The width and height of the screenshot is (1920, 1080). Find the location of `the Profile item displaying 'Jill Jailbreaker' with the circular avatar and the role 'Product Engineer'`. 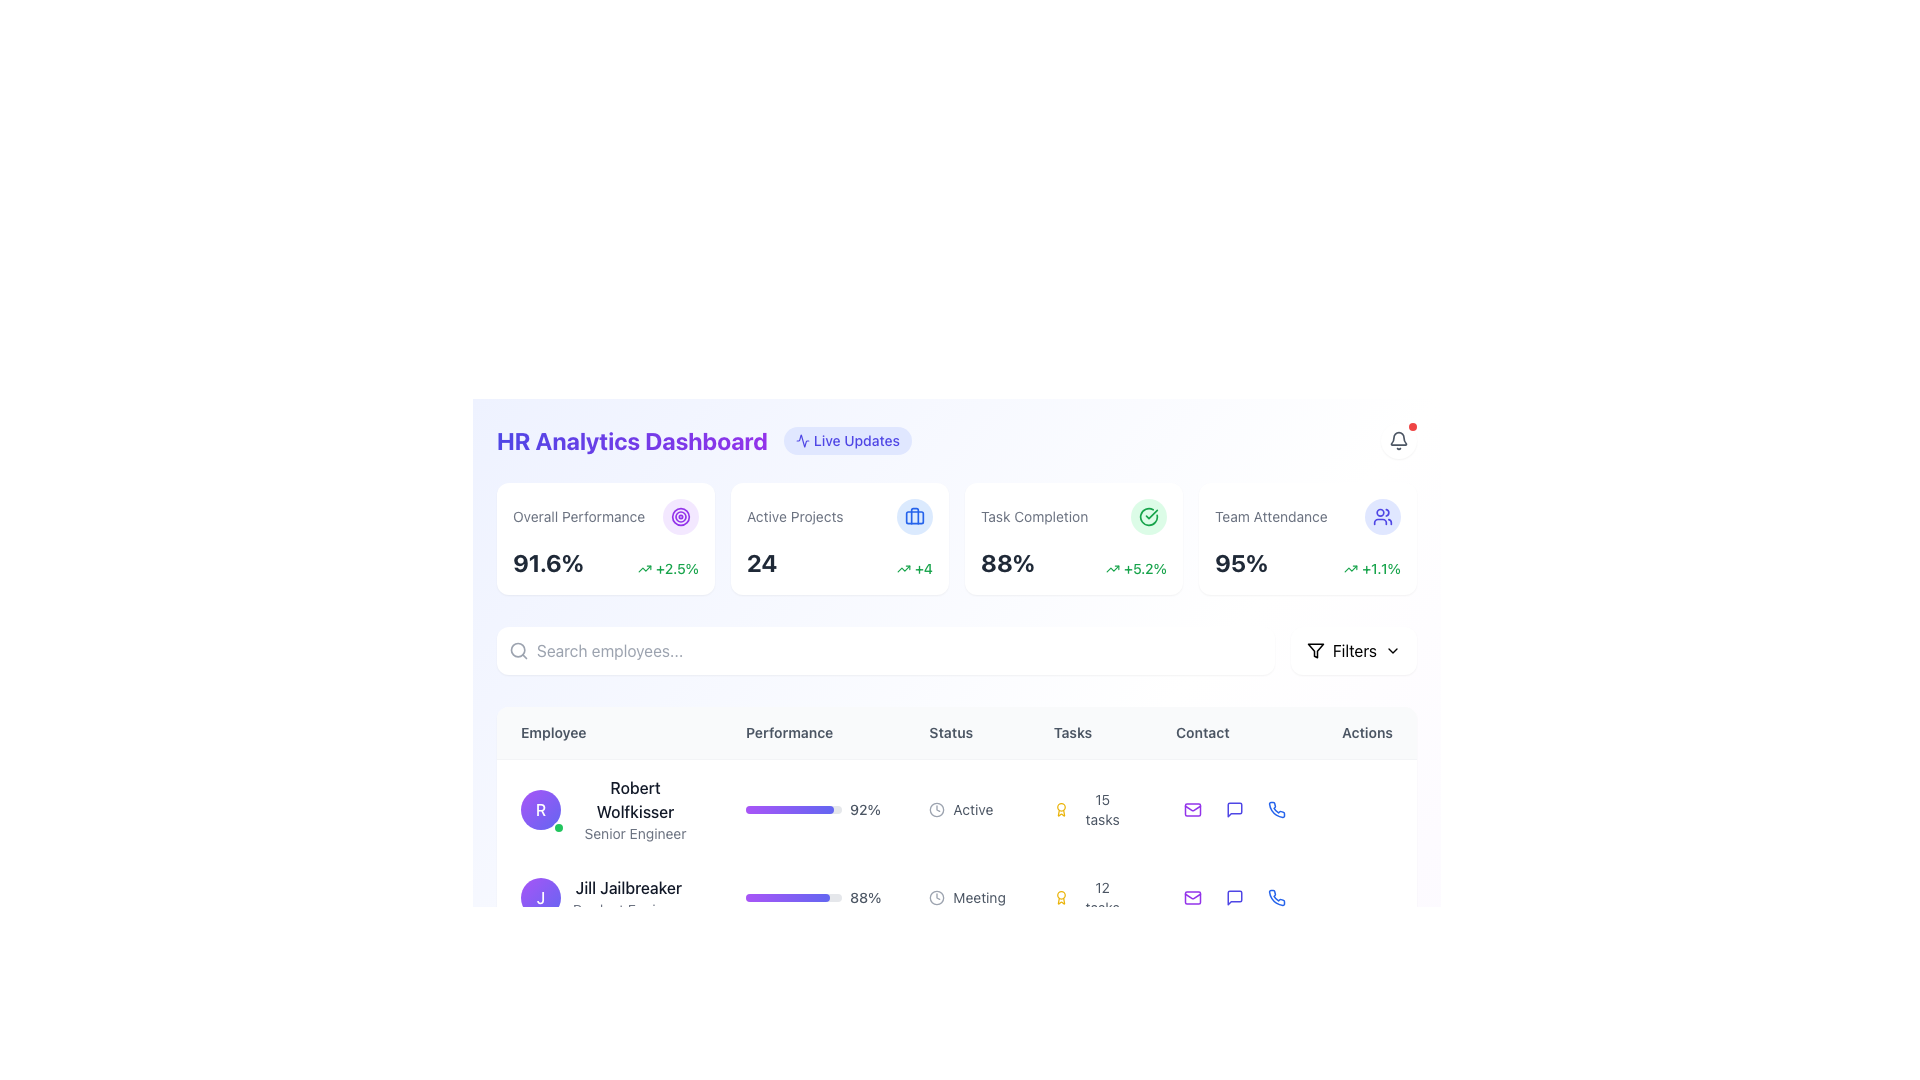

the Profile item displaying 'Jill Jailbreaker' with the circular avatar and the role 'Product Engineer' is located at coordinates (608, 897).